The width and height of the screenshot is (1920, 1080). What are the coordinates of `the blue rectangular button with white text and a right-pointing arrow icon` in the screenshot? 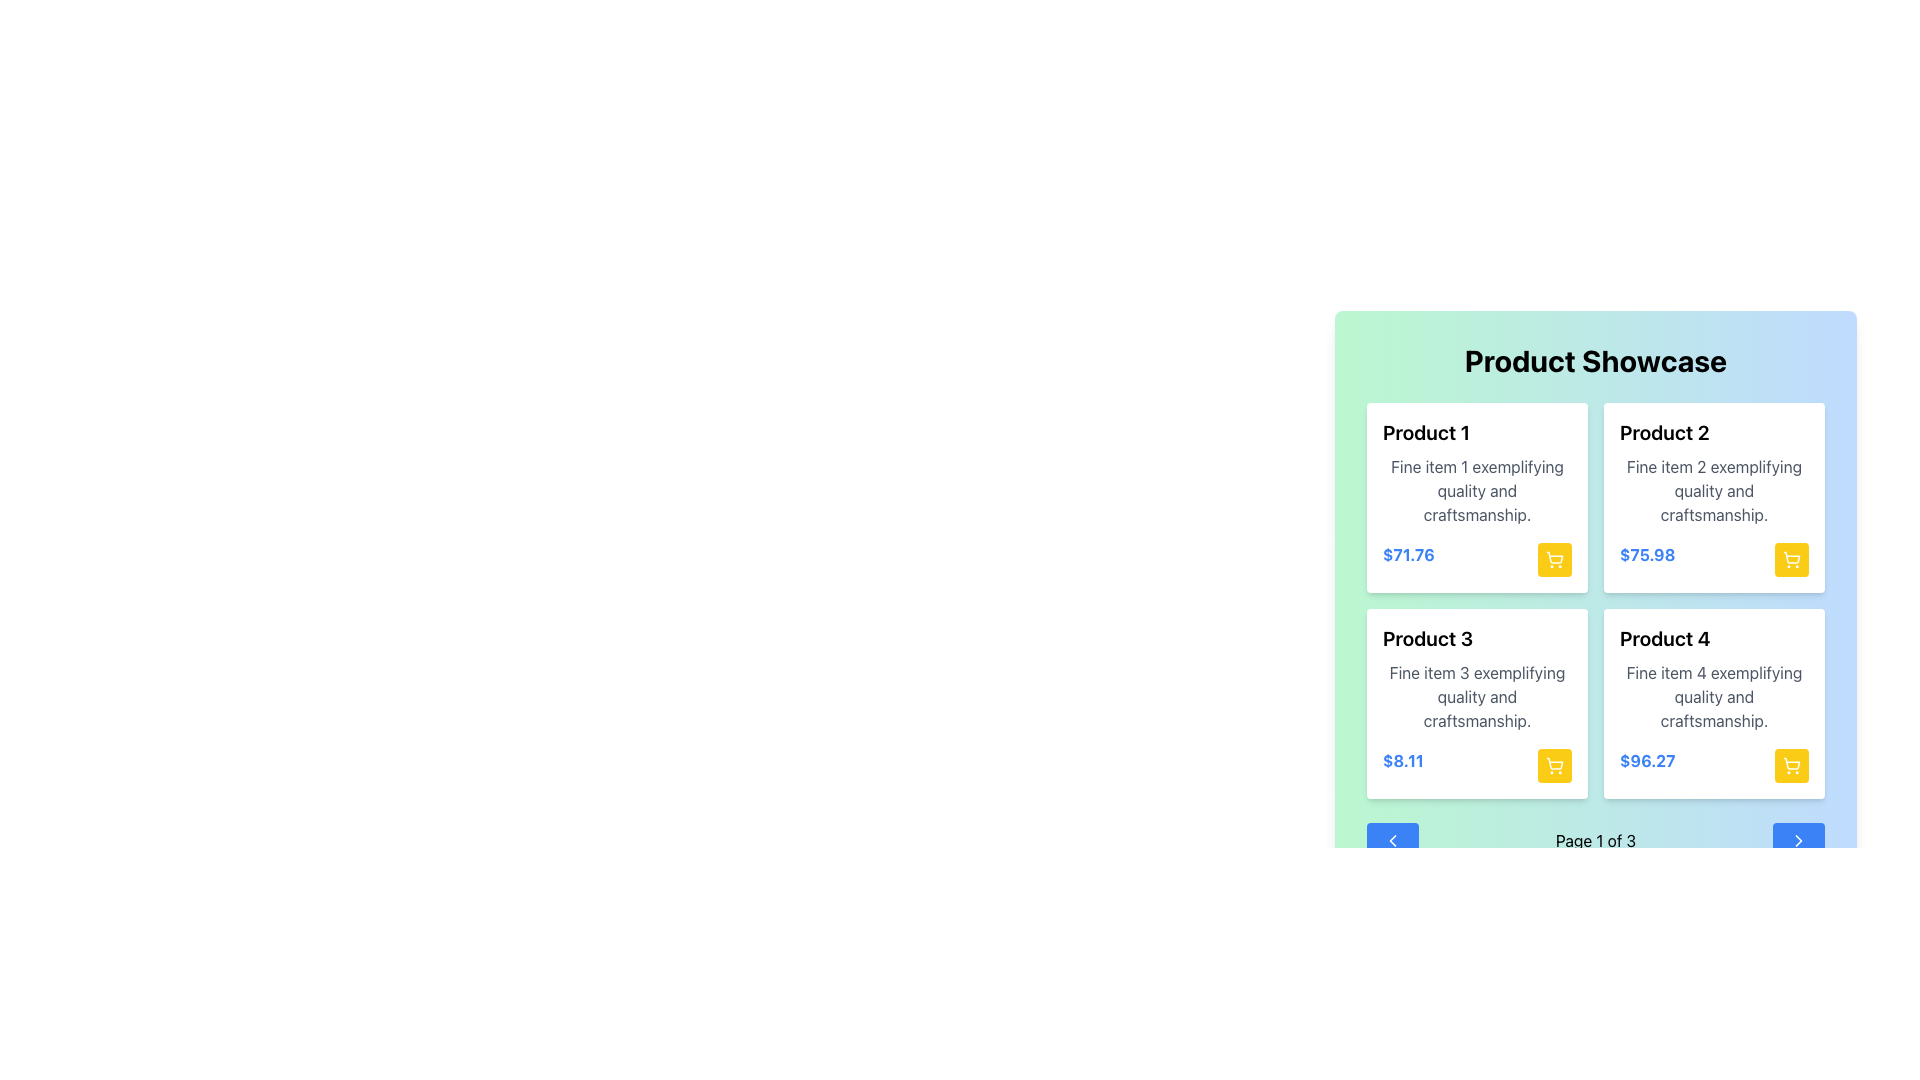 It's located at (1799, 840).